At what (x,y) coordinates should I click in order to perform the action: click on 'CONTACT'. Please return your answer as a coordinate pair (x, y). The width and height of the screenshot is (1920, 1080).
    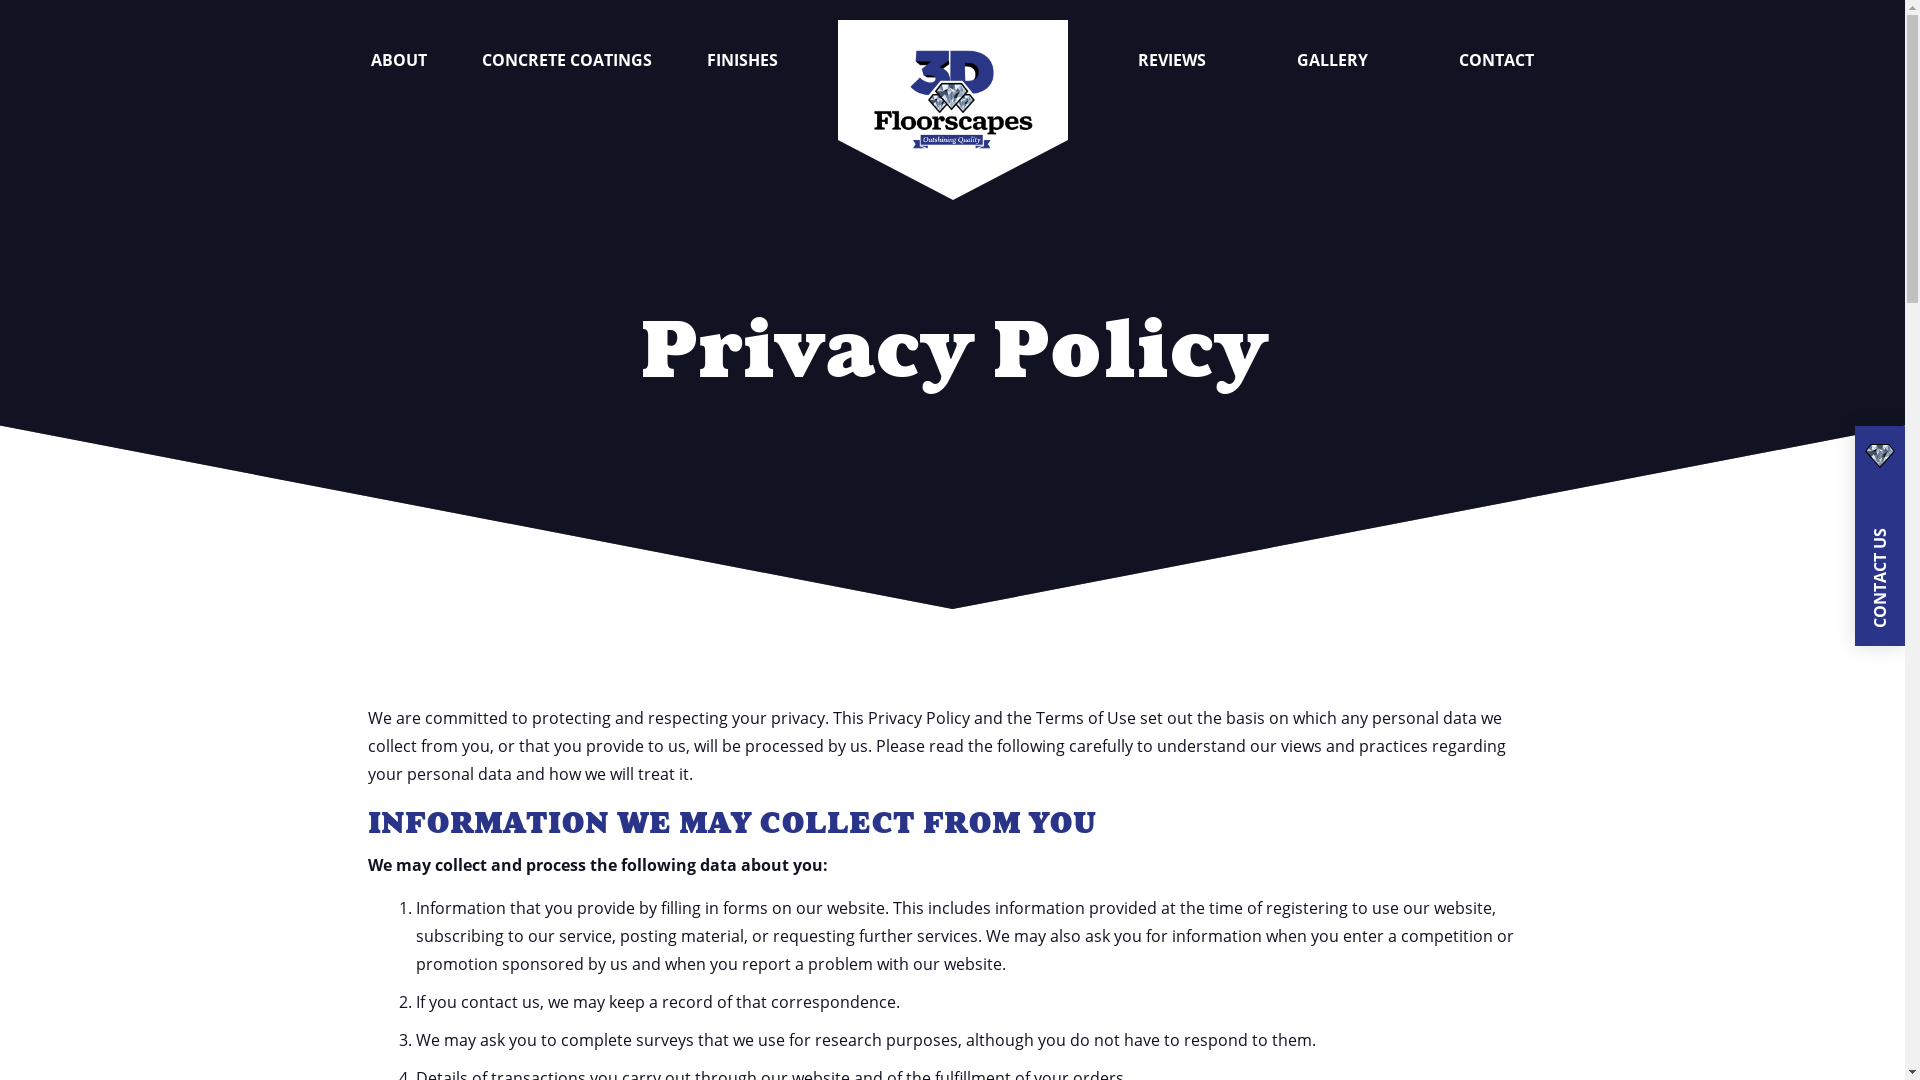
    Looking at the image, I should click on (1496, 59).